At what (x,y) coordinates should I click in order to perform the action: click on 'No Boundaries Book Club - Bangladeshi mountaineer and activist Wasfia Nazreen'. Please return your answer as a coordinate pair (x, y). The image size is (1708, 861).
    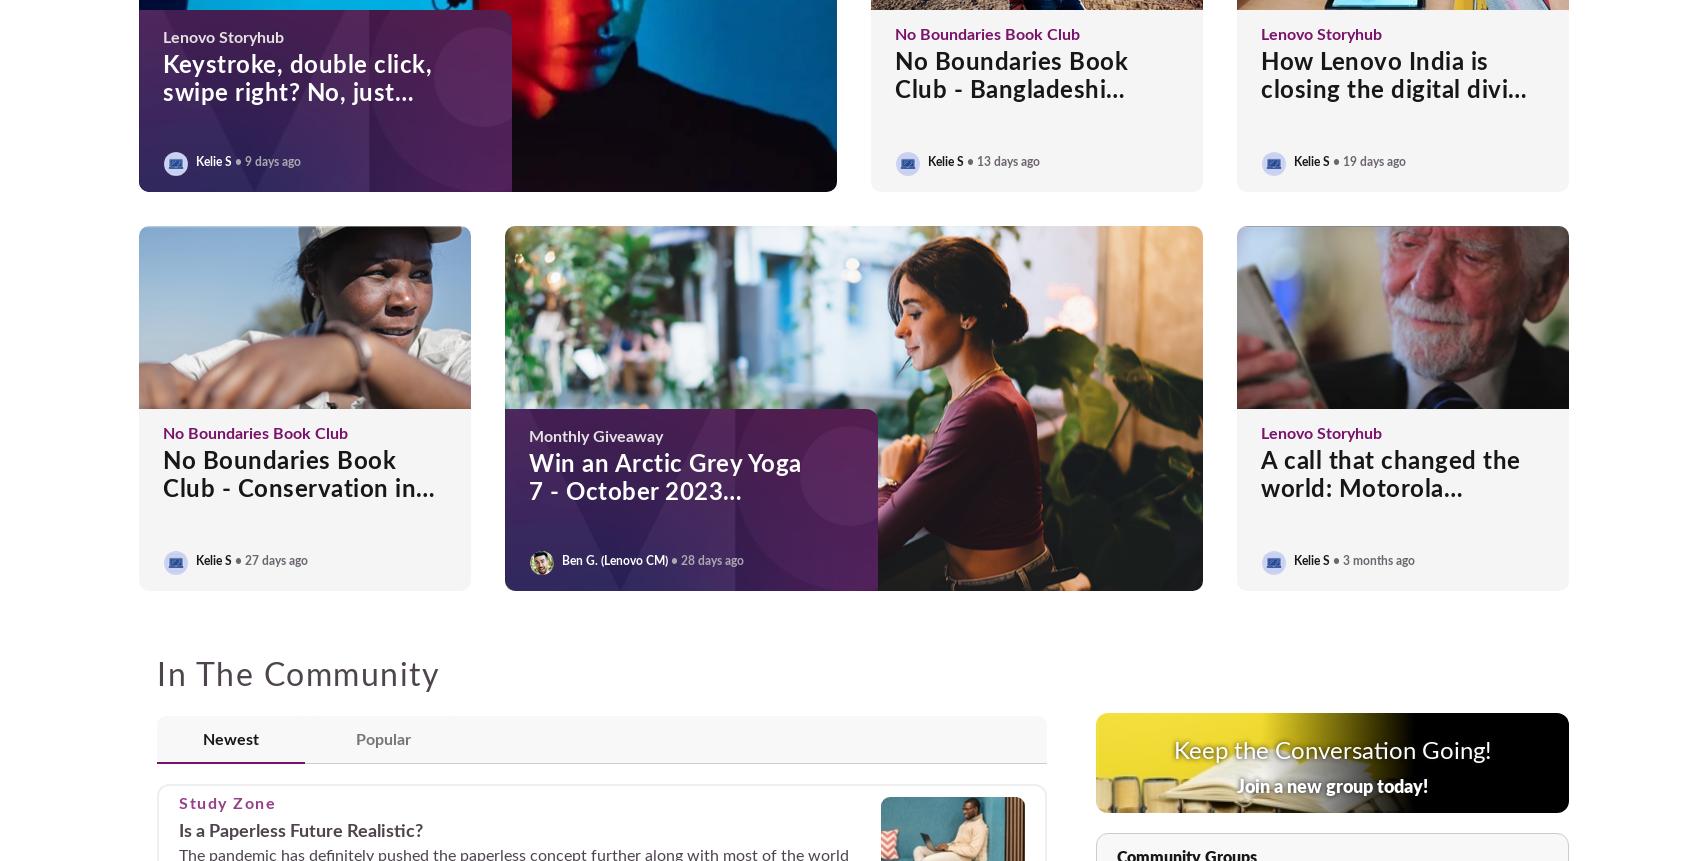
    Looking at the image, I should click on (1034, 103).